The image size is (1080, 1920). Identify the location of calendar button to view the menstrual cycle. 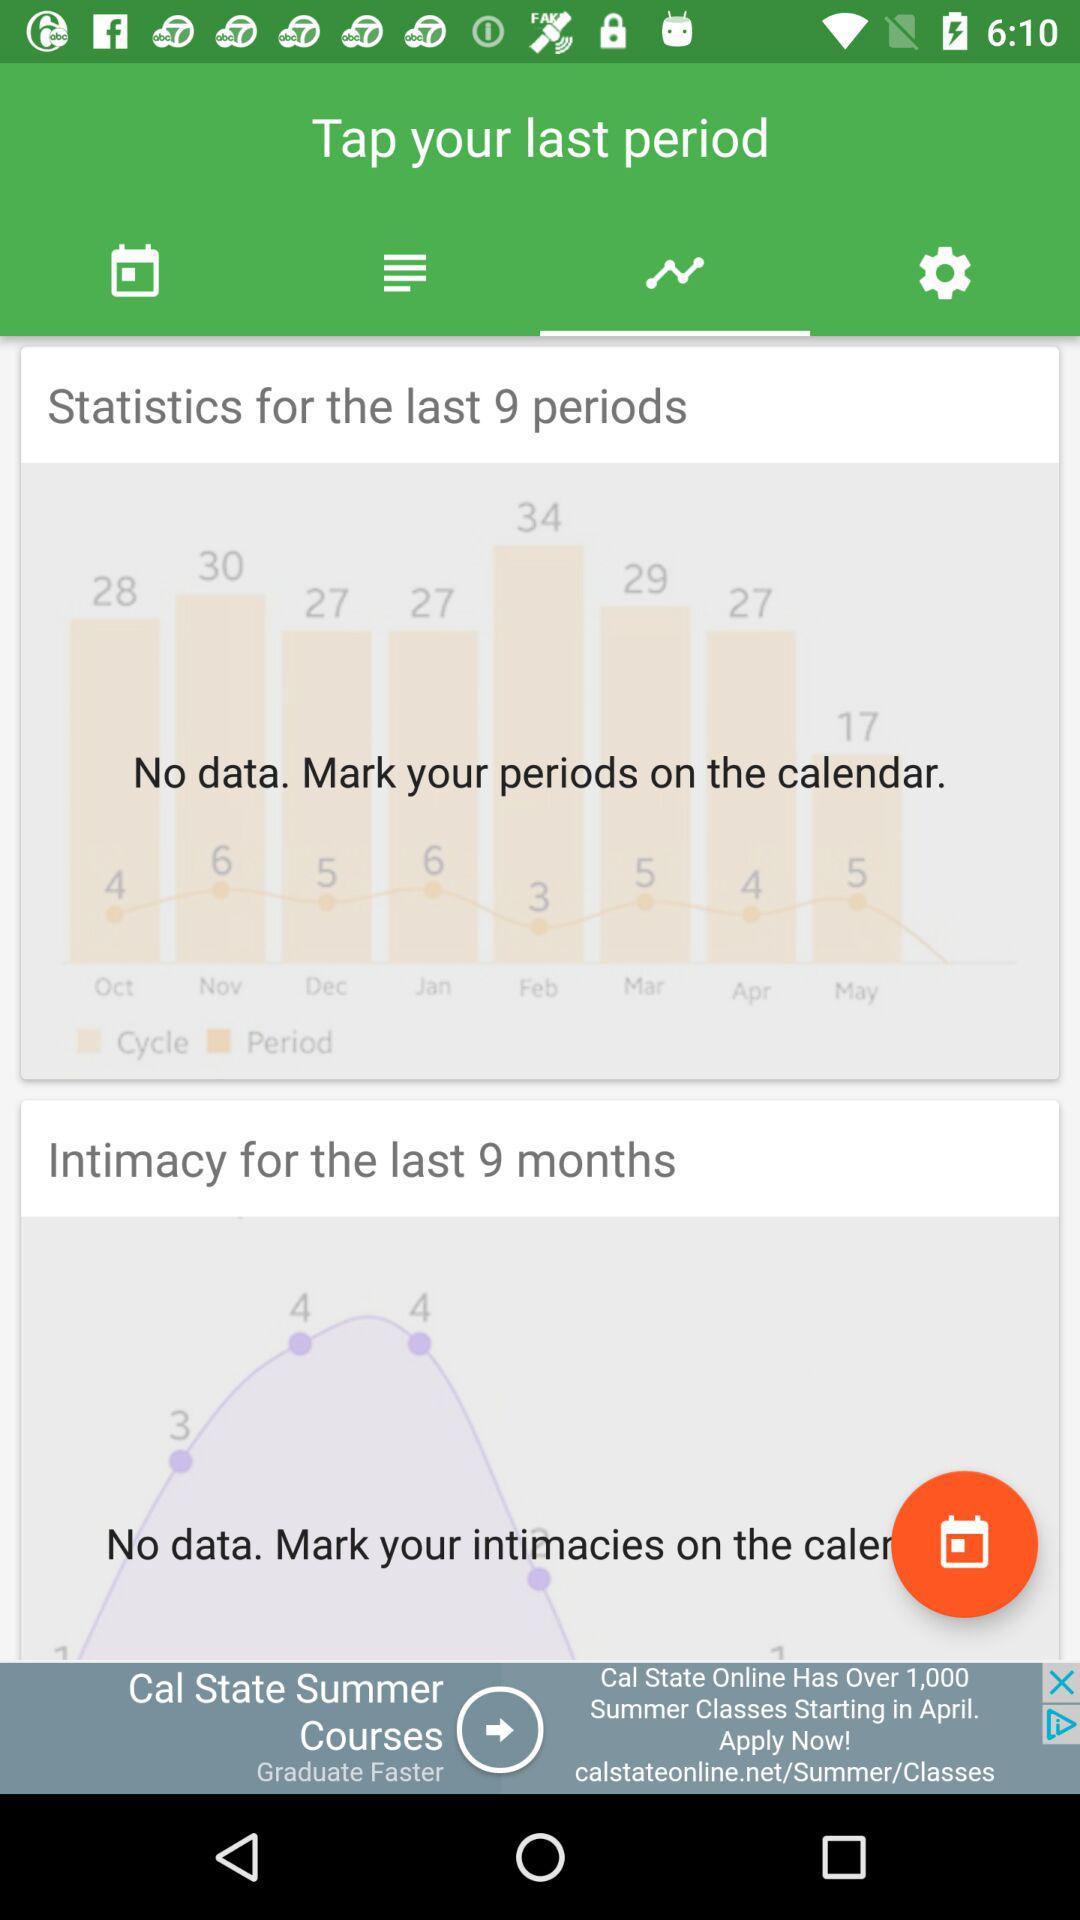
(963, 1543).